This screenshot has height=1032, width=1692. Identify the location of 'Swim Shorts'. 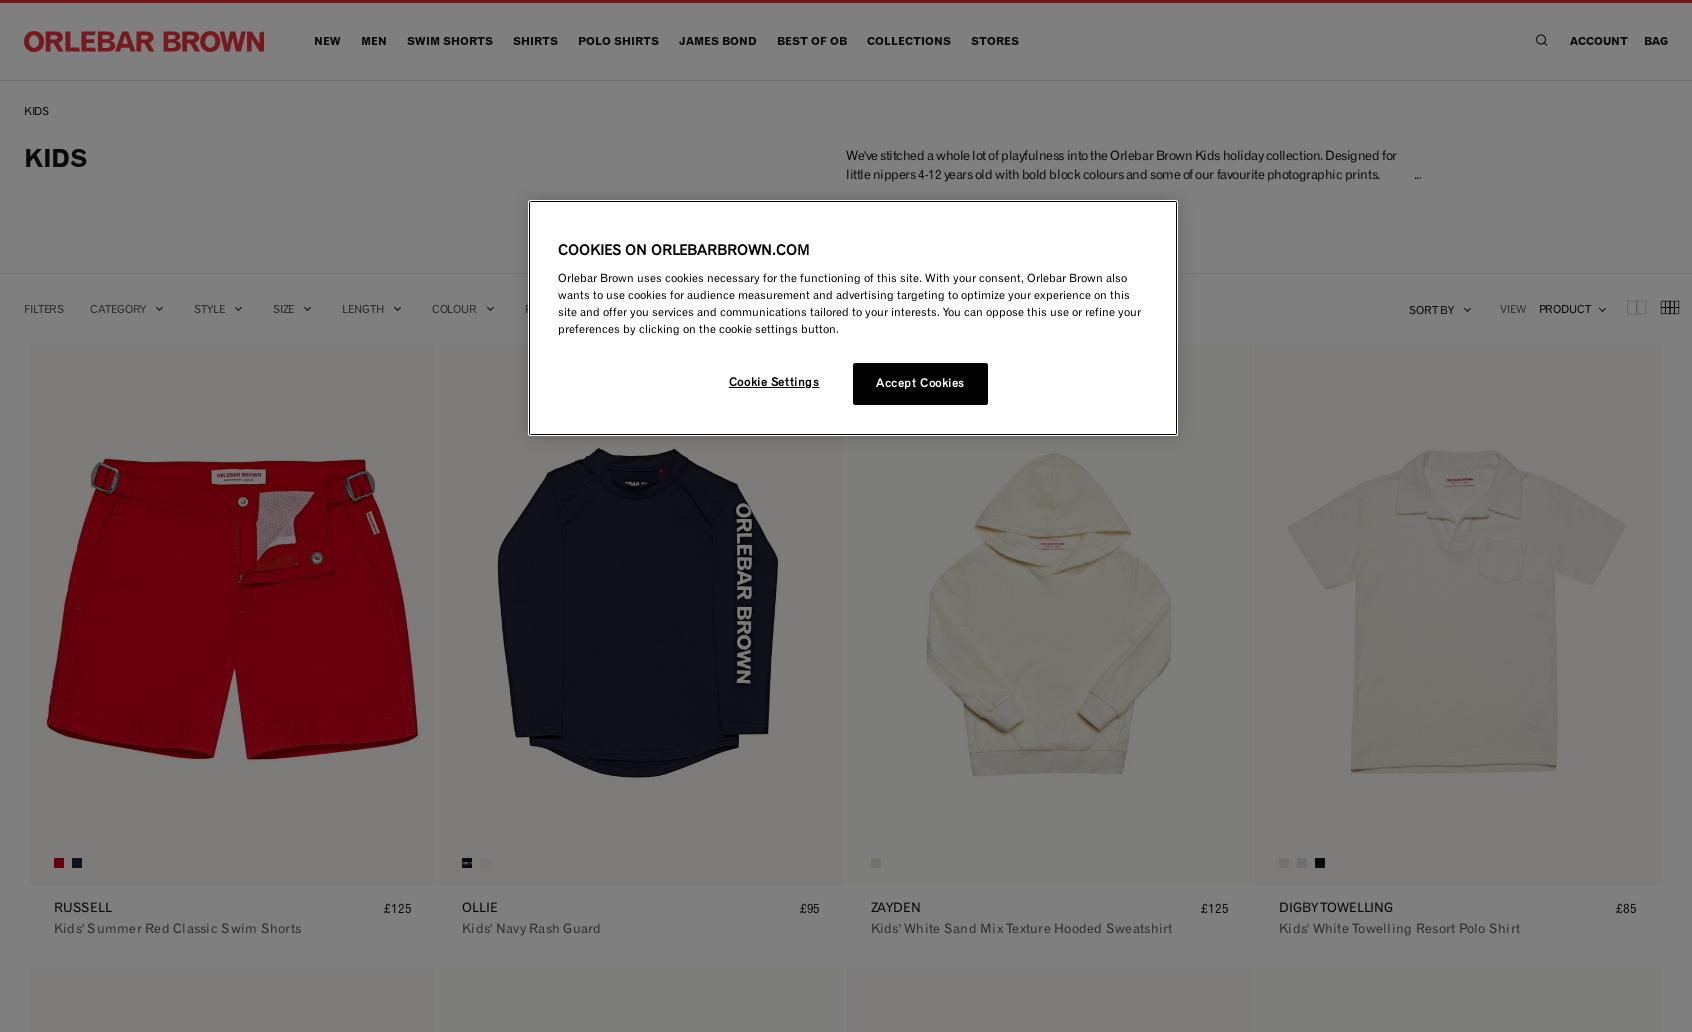
(406, 40).